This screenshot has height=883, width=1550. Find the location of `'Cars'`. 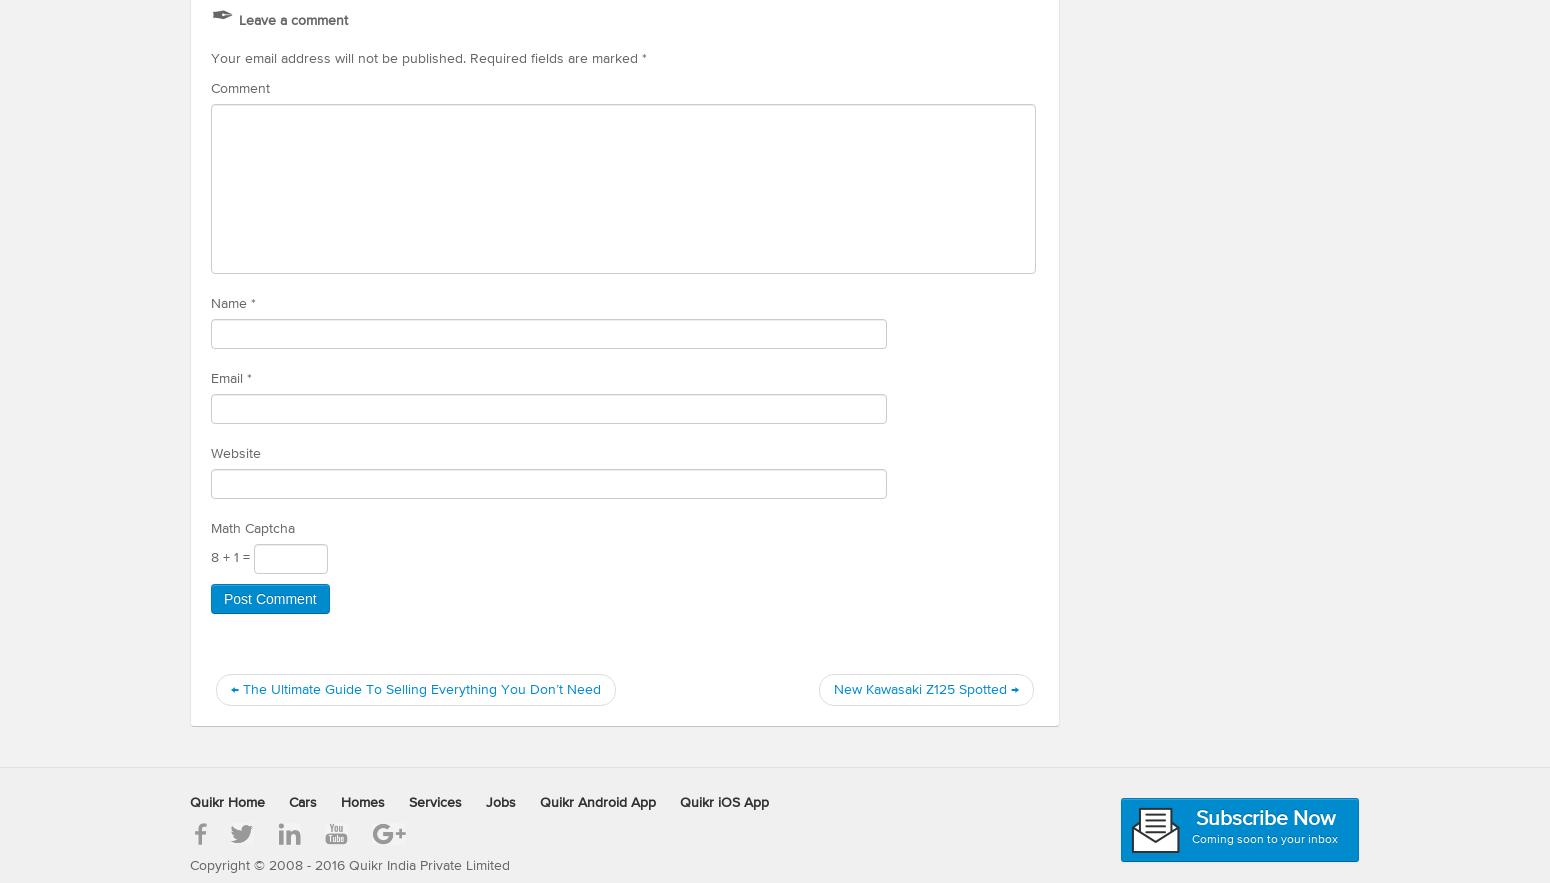

'Cars' is located at coordinates (303, 801).